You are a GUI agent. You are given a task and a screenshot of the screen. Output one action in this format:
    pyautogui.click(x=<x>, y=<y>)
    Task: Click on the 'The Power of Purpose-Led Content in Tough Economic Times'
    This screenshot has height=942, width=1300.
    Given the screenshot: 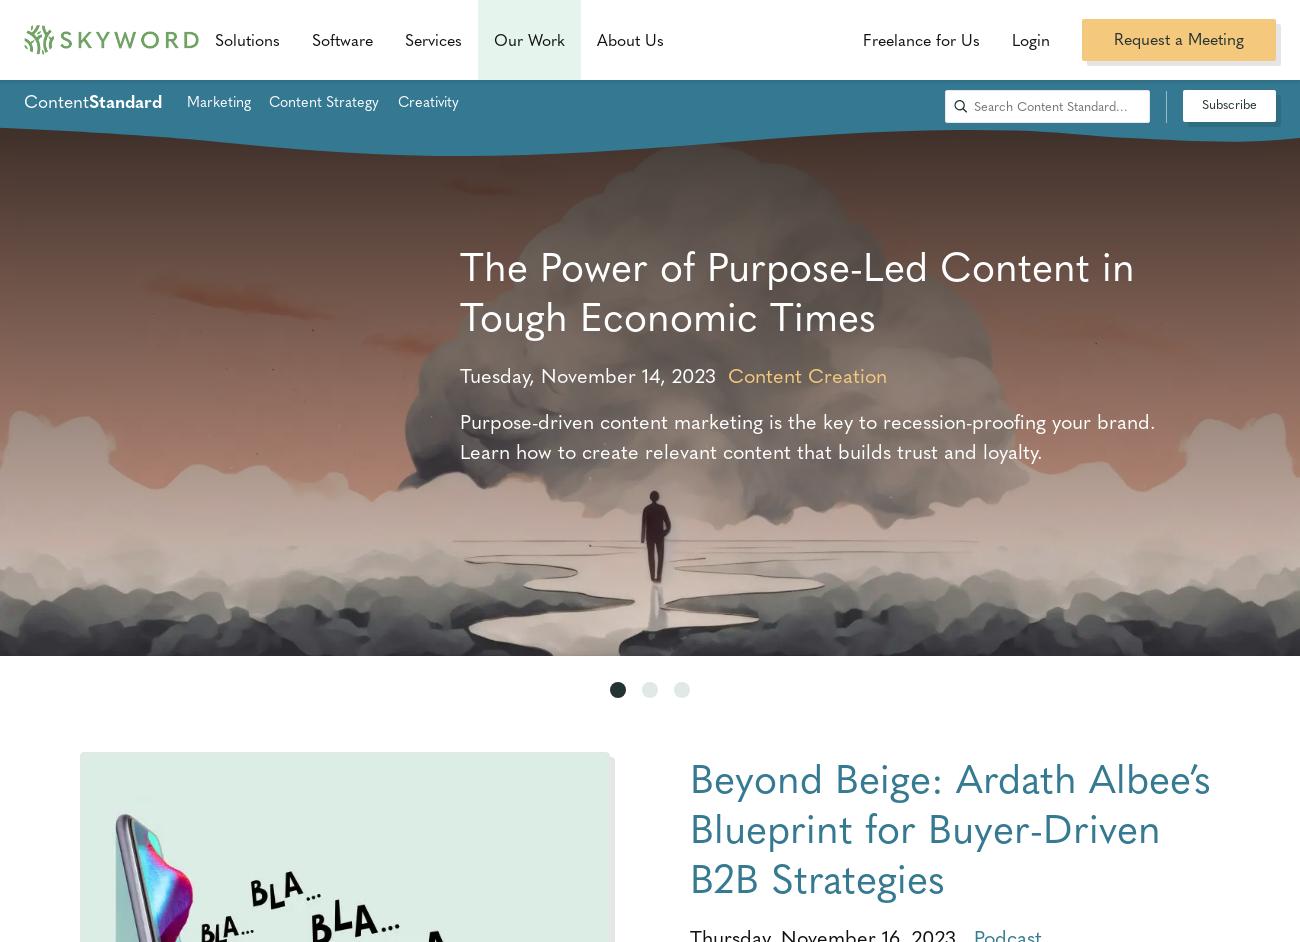 What is the action you would take?
    pyautogui.click(x=458, y=289)
    